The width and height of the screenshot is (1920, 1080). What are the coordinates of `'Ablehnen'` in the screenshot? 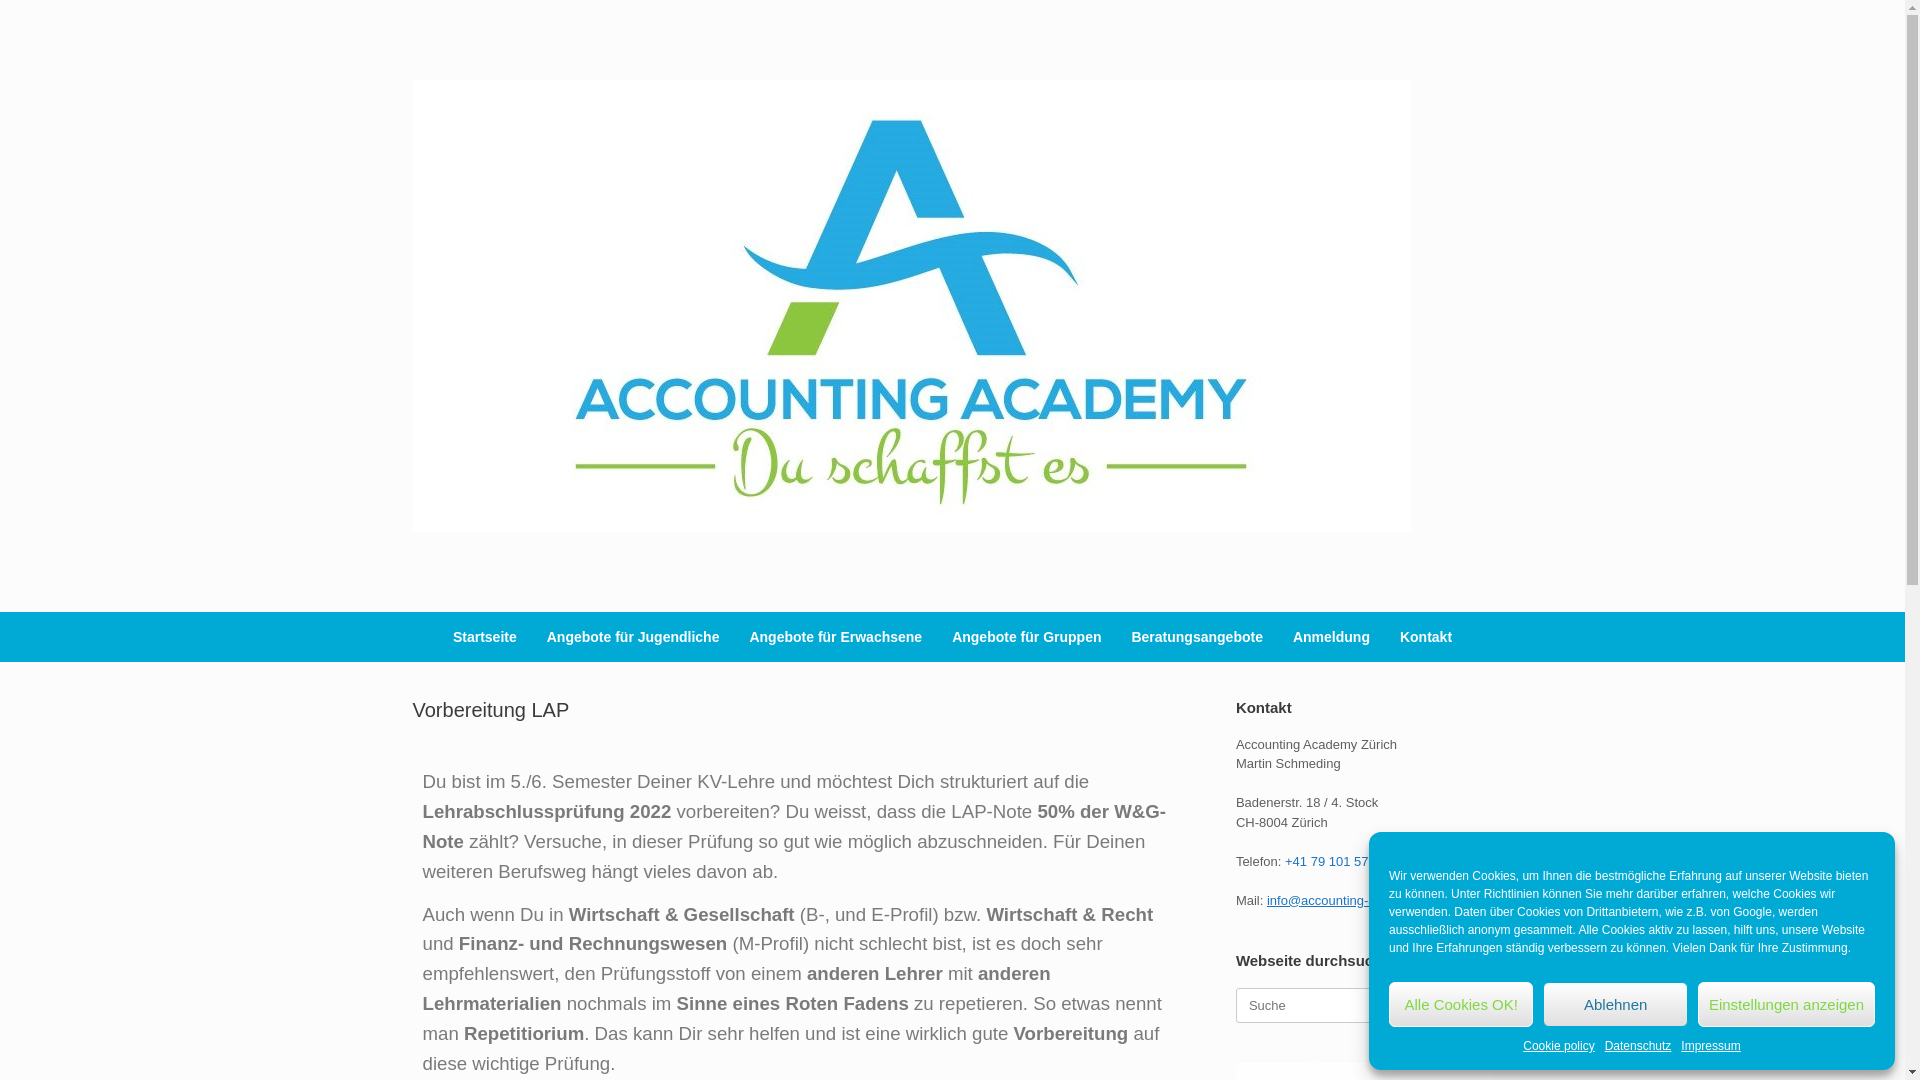 It's located at (1541, 1004).